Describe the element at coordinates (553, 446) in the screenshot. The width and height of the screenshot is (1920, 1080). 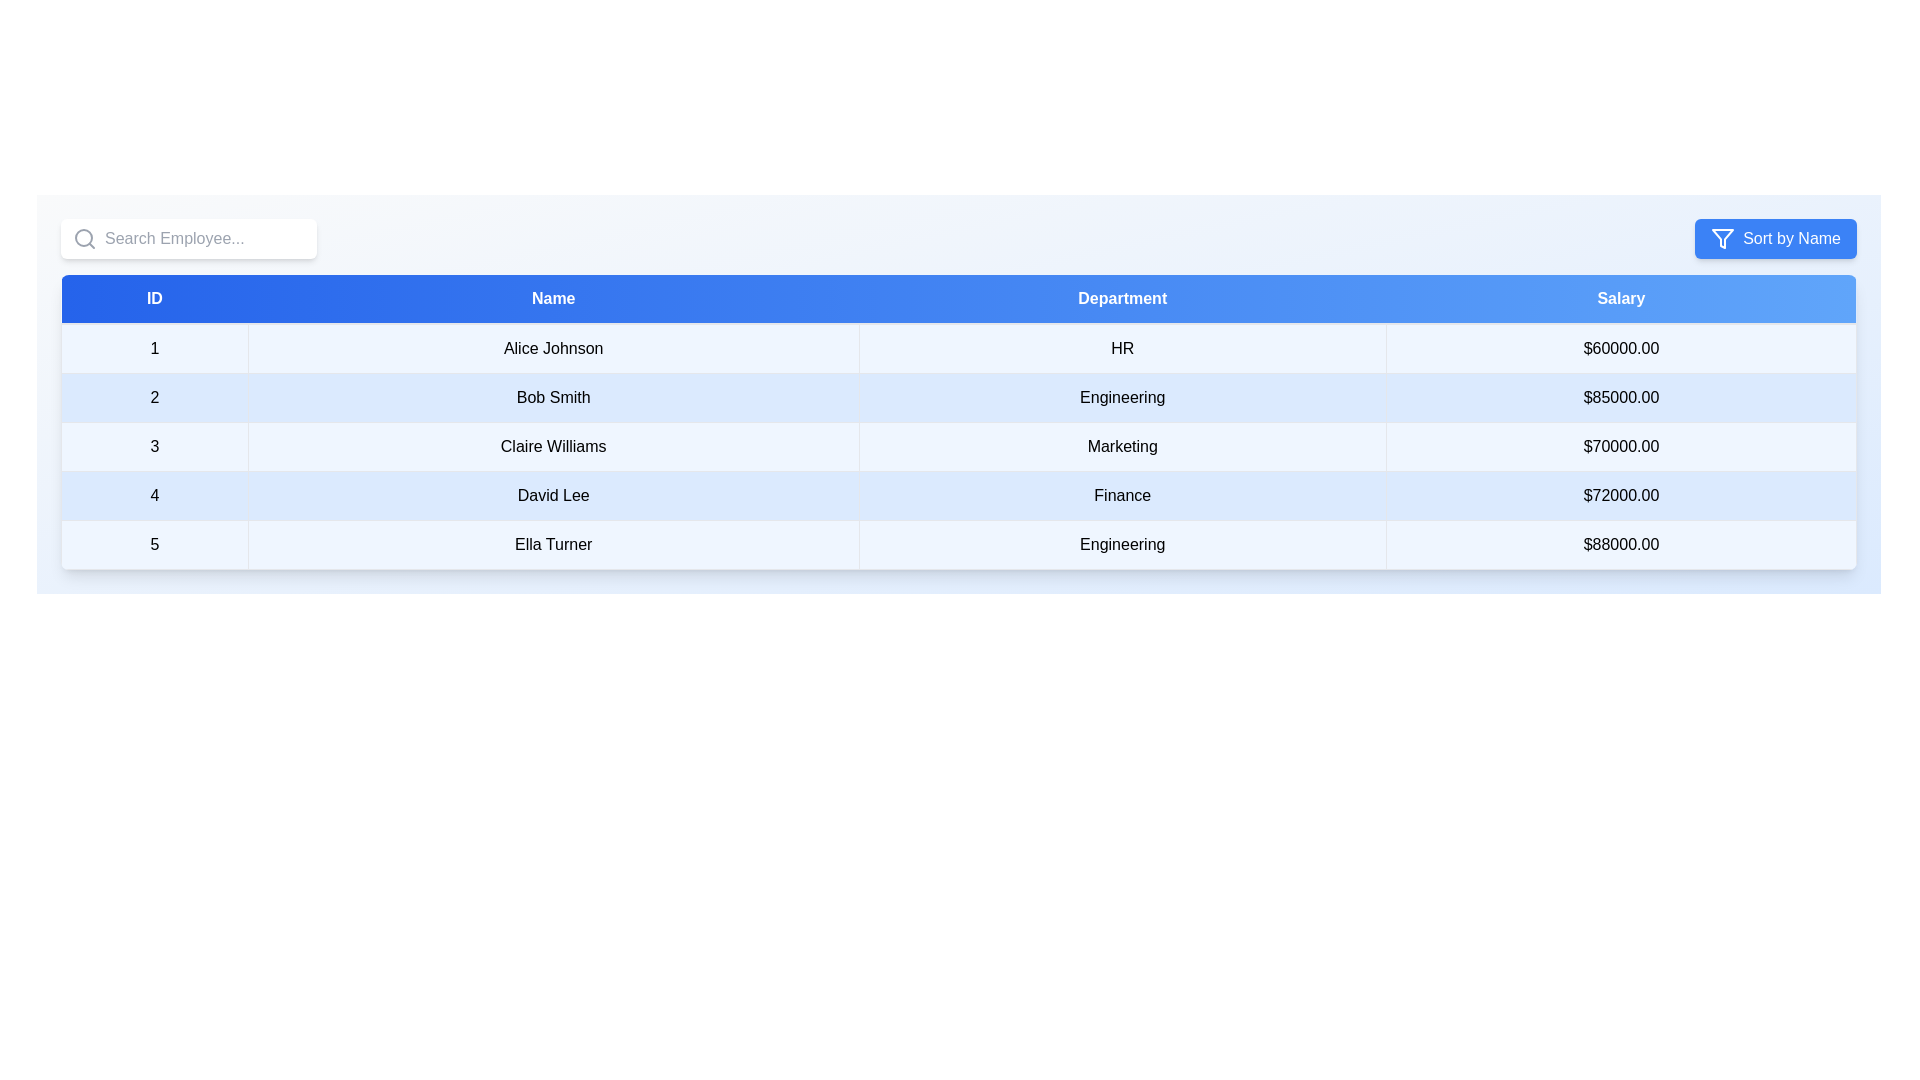
I see `the text block displaying the name 'Claire Williams' in the third row of the table grid, which identifies the individual in that row` at that location.